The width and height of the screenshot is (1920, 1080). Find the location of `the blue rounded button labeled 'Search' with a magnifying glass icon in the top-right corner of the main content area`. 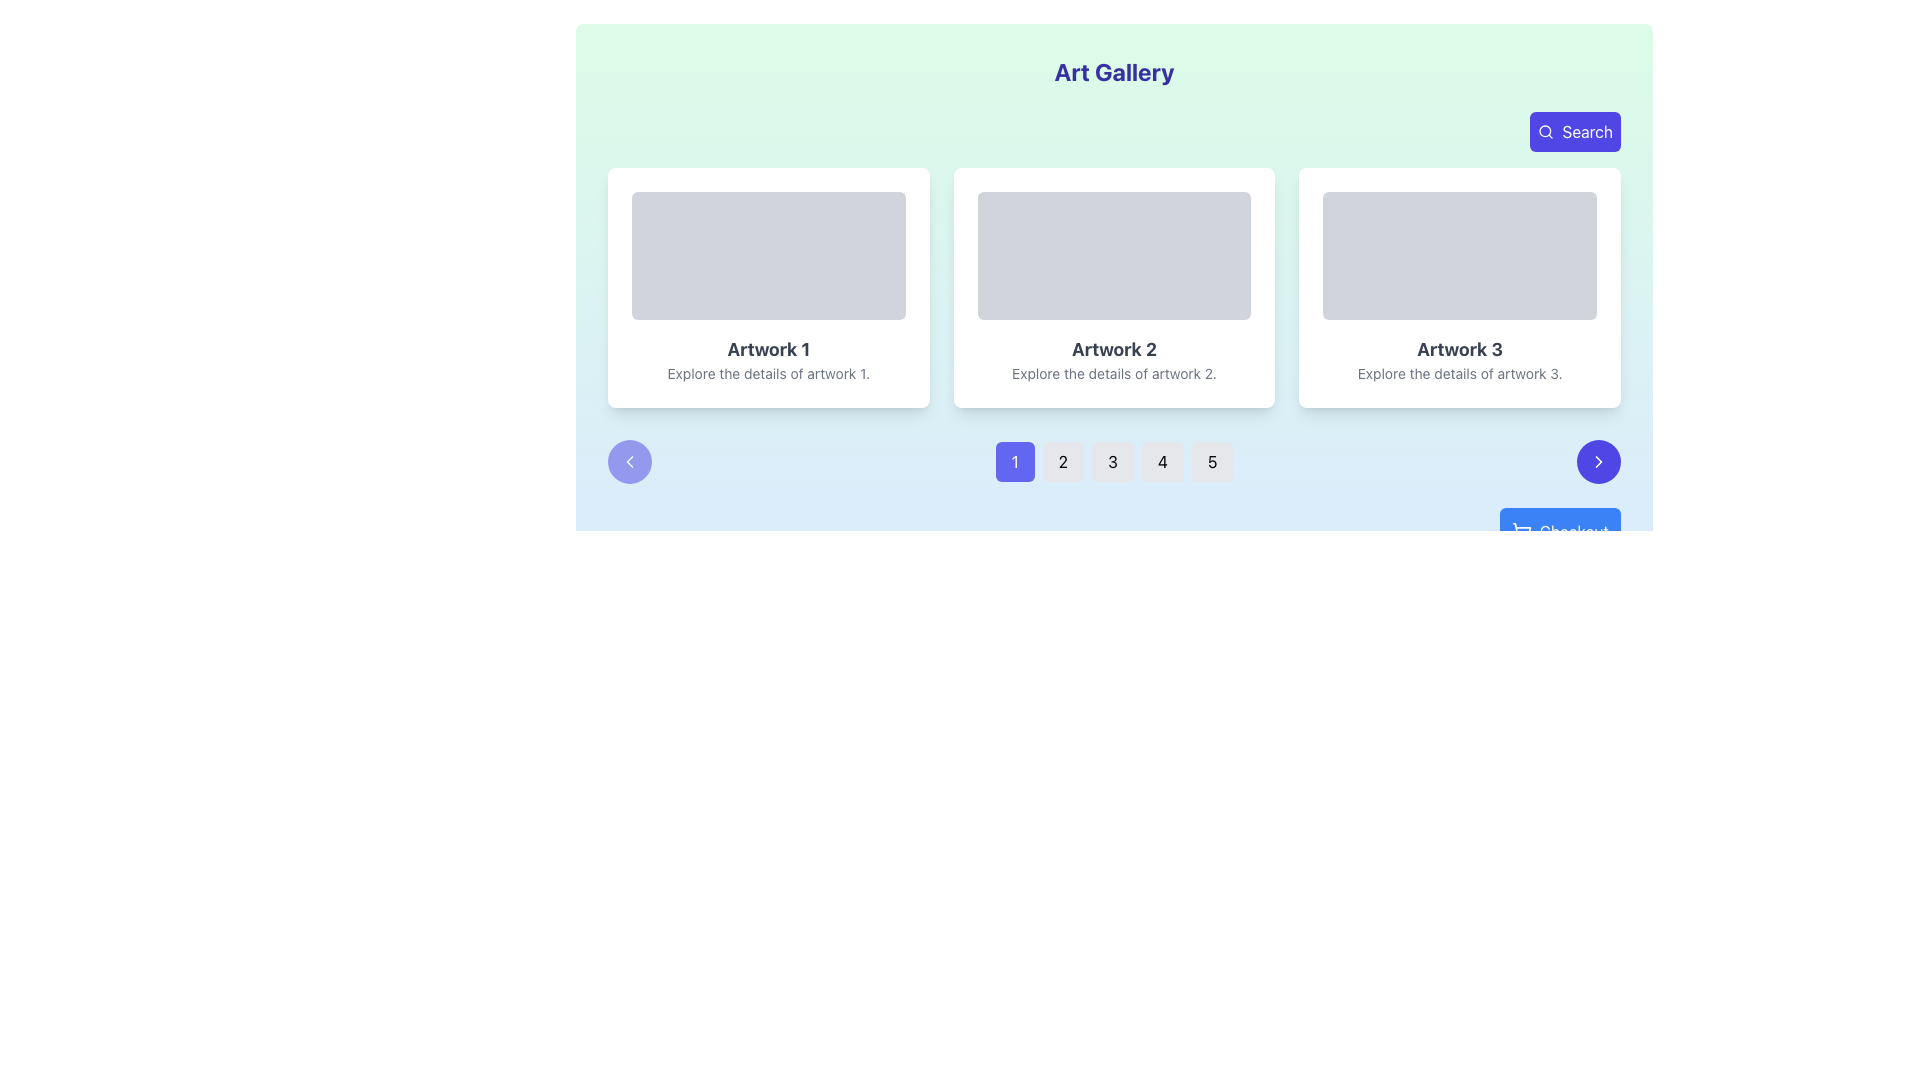

the blue rounded button labeled 'Search' with a magnifying glass icon in the top-right corner of the main content area is located at coordinates (1574, 131).